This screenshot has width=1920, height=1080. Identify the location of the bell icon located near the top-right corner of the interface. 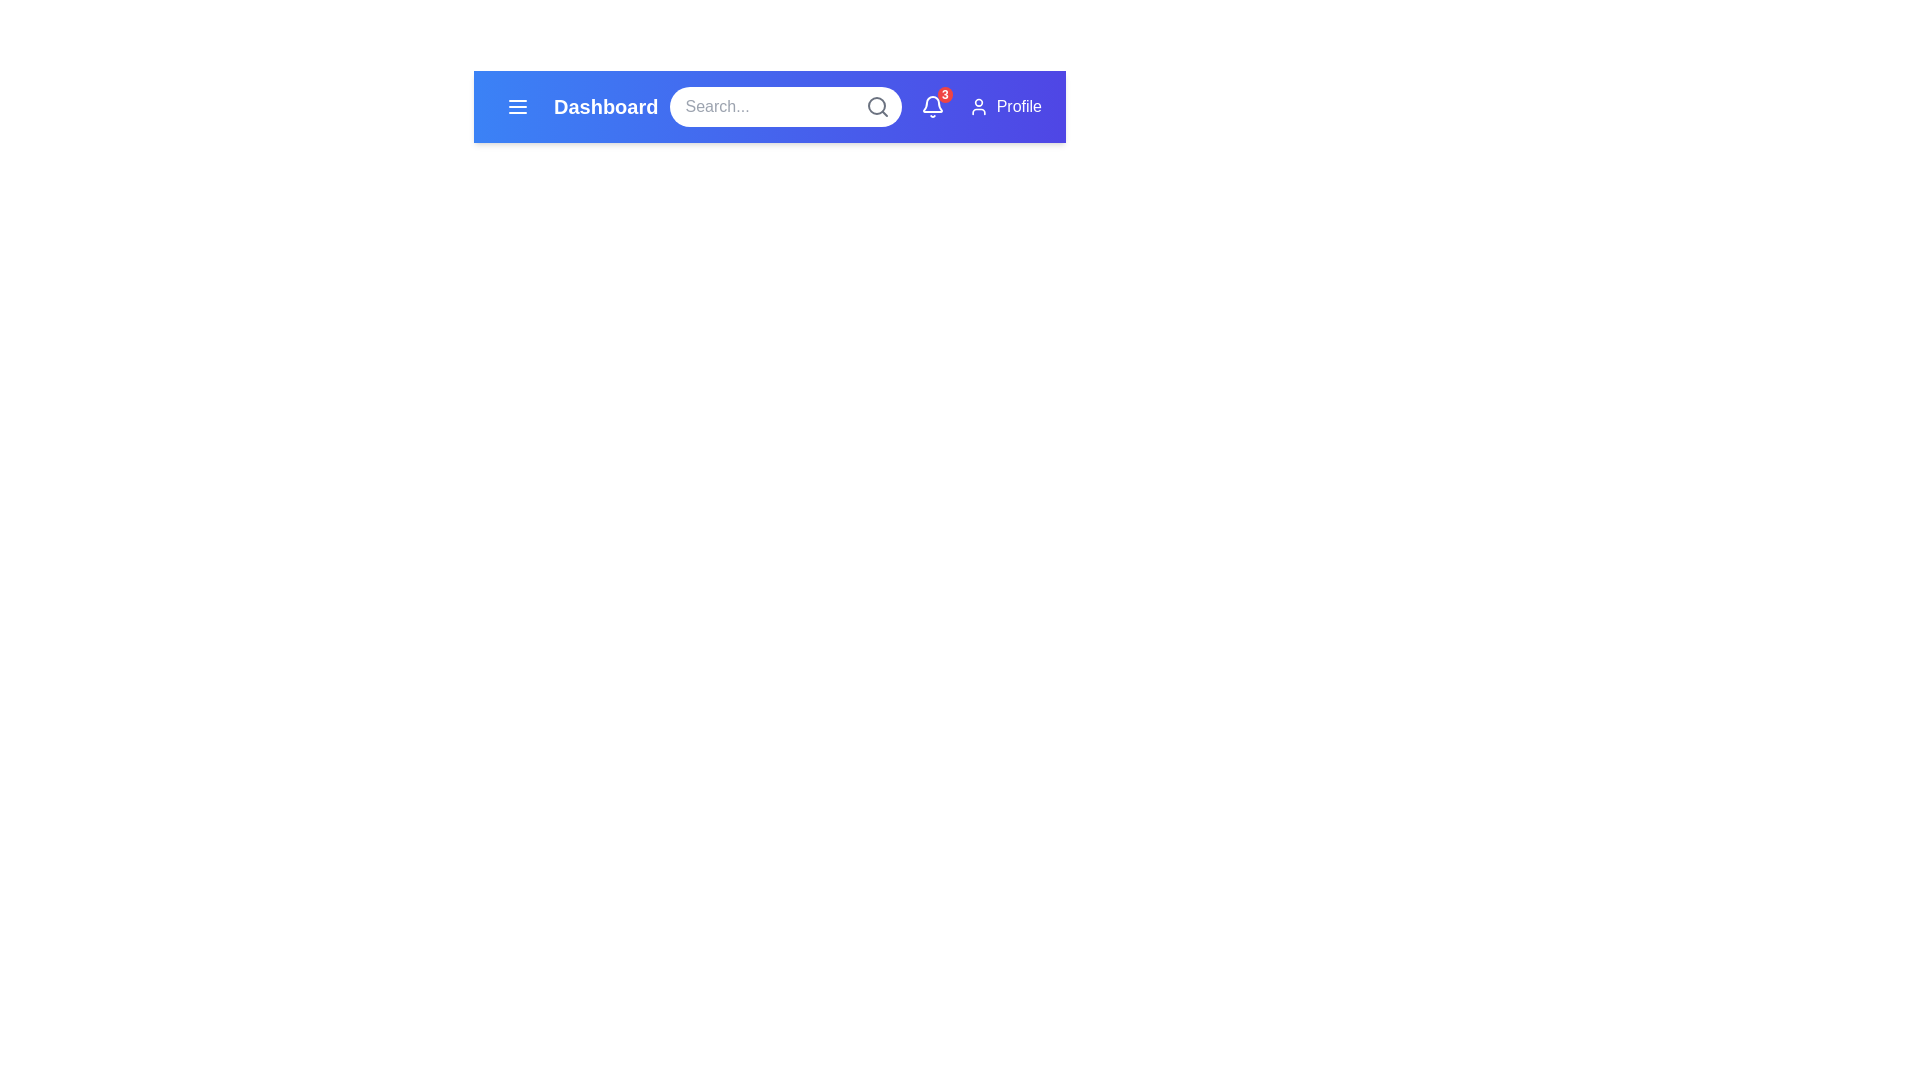
(931, 107).